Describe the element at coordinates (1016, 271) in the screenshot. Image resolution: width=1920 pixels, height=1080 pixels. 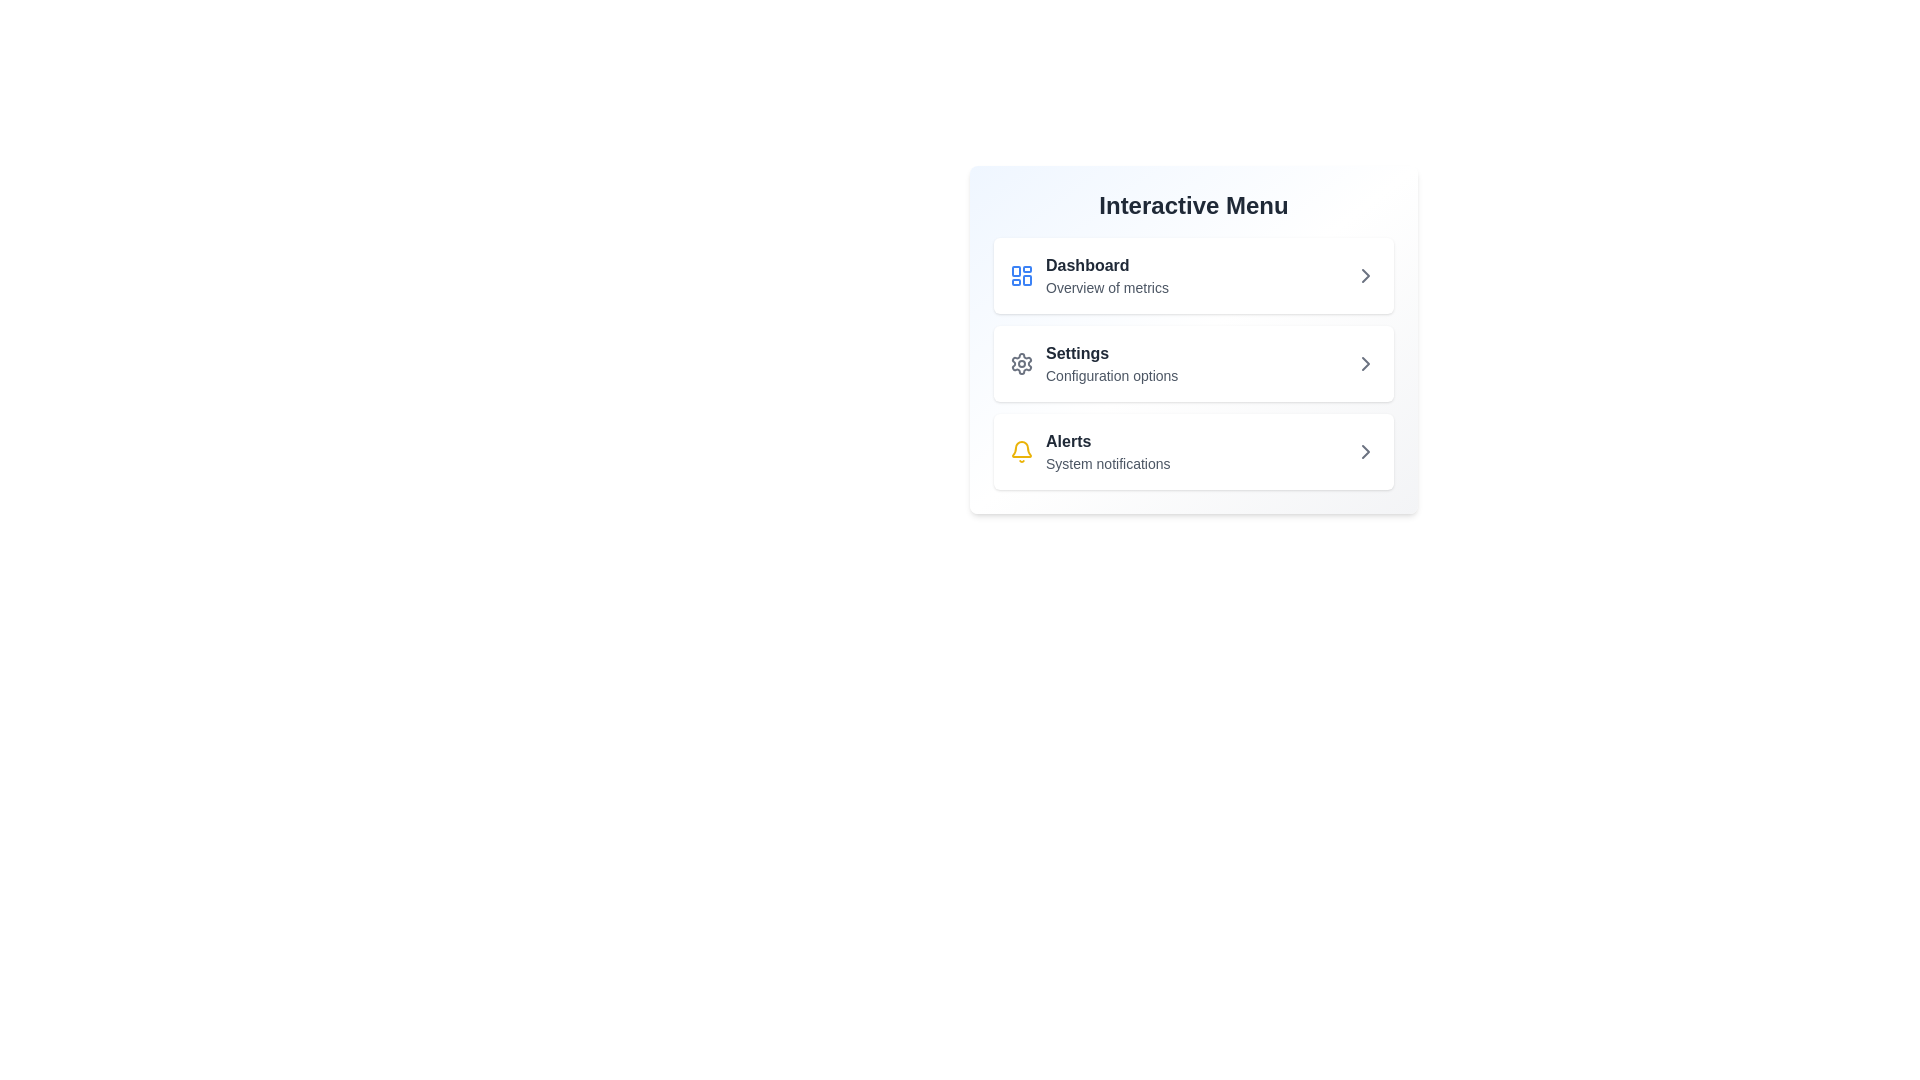
I see `the small rectangular graphic element with rounded edges located in the upper-left corner of the 'Dashboard' button's icon` at that location.